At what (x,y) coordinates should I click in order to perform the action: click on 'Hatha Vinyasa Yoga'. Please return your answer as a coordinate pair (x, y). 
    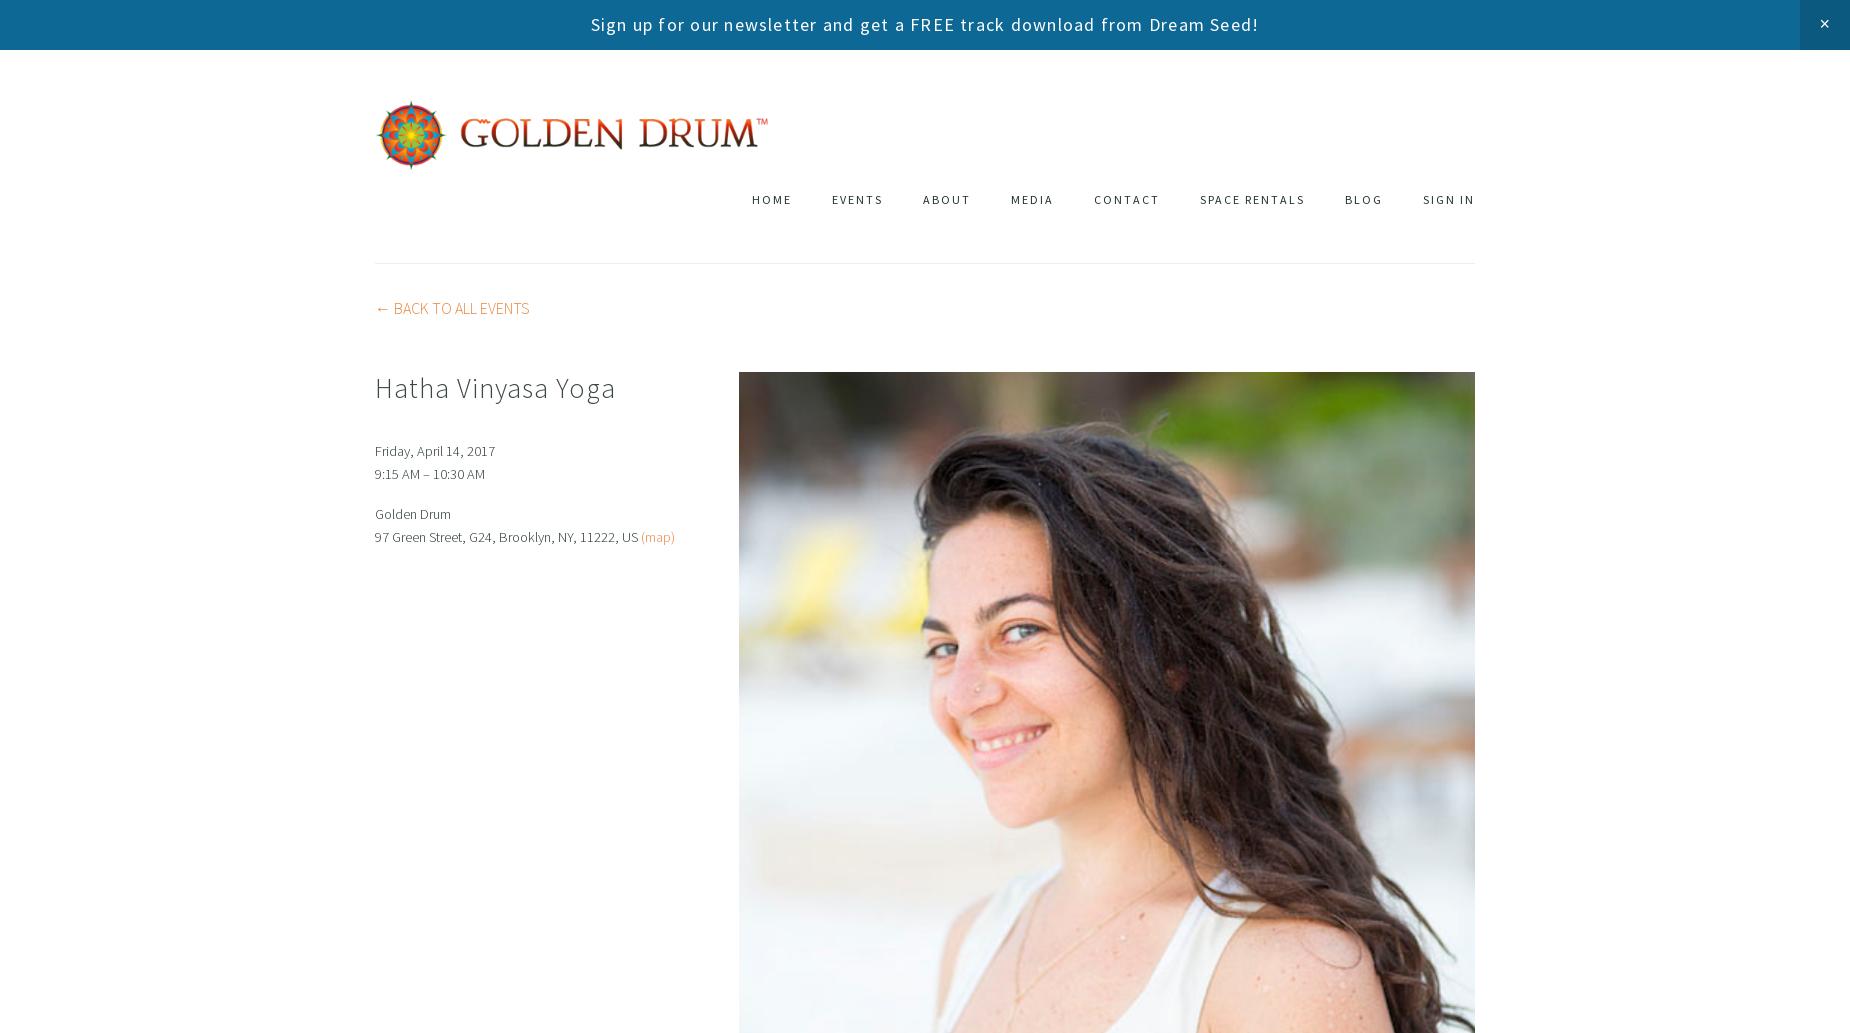
    Looking at the image, I should click on (495, 387).